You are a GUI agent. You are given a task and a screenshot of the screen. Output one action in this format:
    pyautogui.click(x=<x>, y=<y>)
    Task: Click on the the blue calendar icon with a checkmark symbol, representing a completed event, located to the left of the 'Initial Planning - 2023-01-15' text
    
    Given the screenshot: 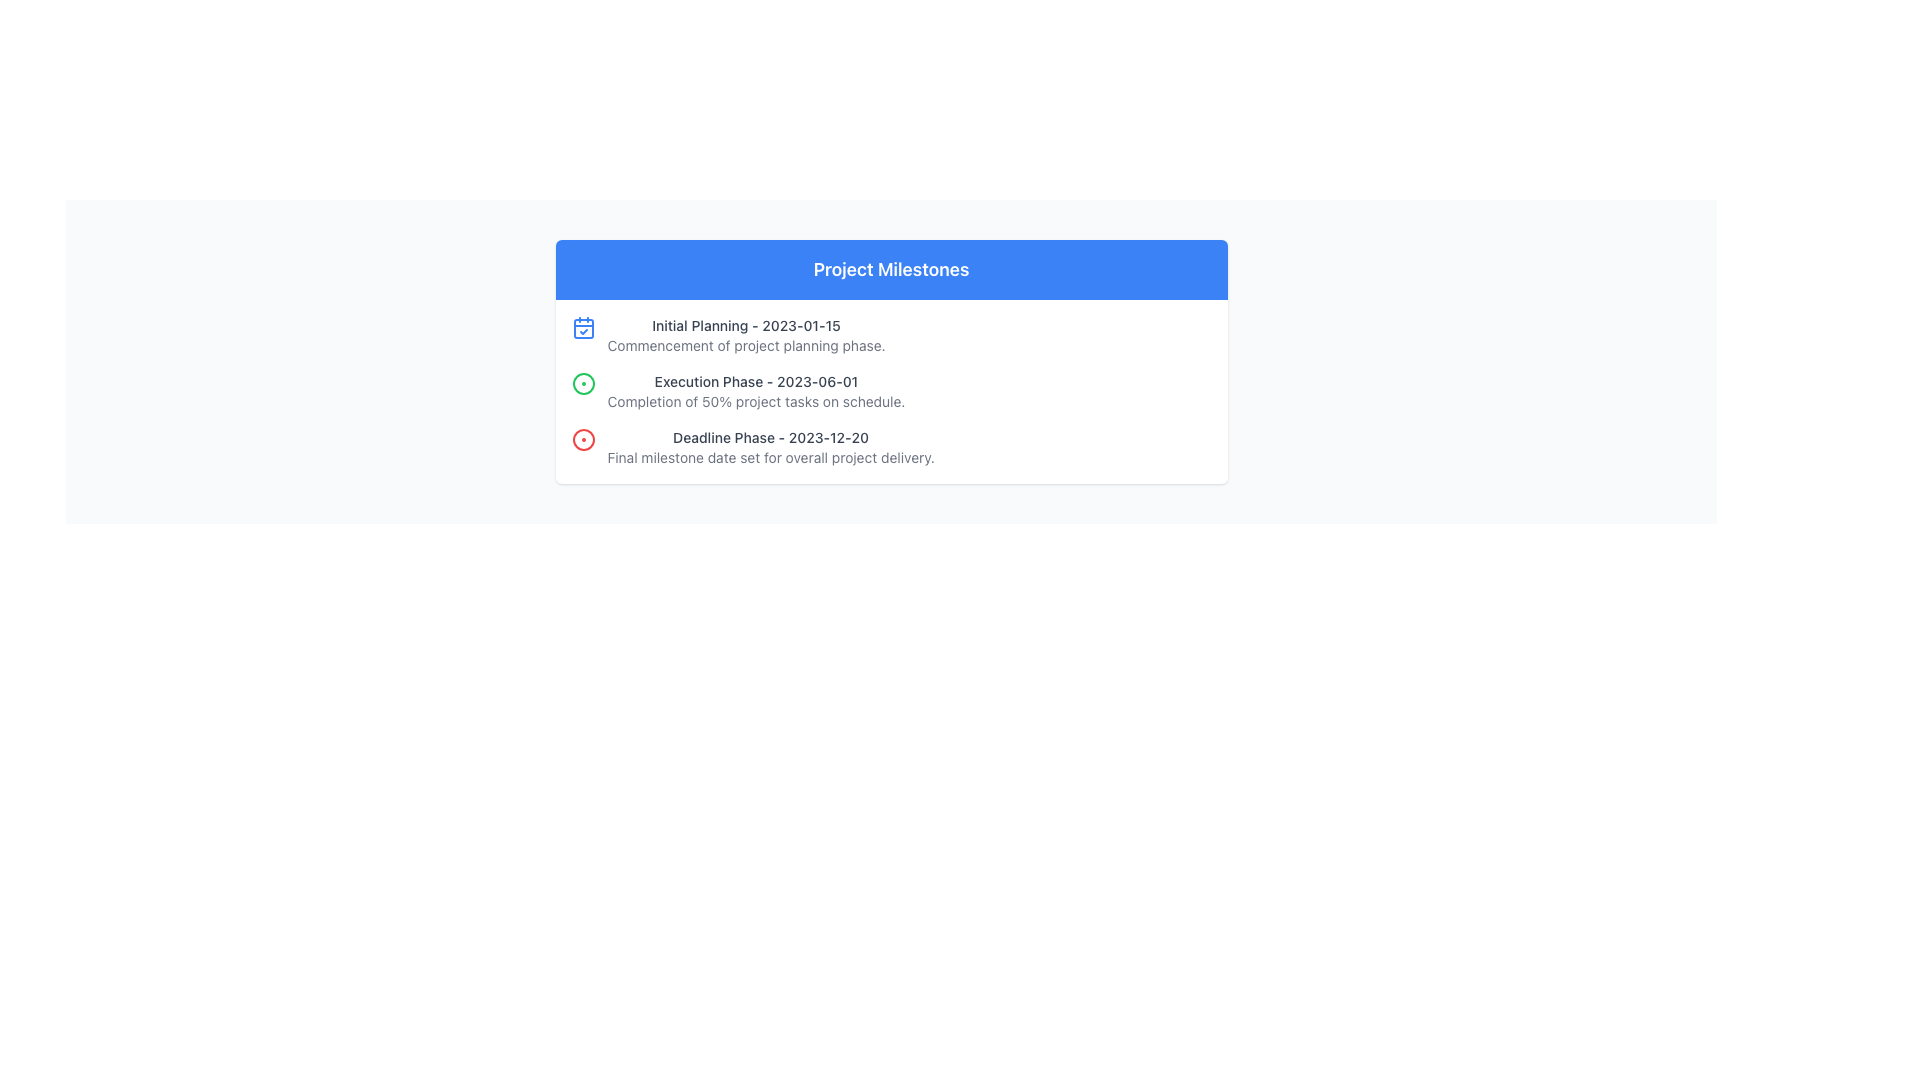 What is the action you would take?
    pyautogui.click(x=582, y=326)
    